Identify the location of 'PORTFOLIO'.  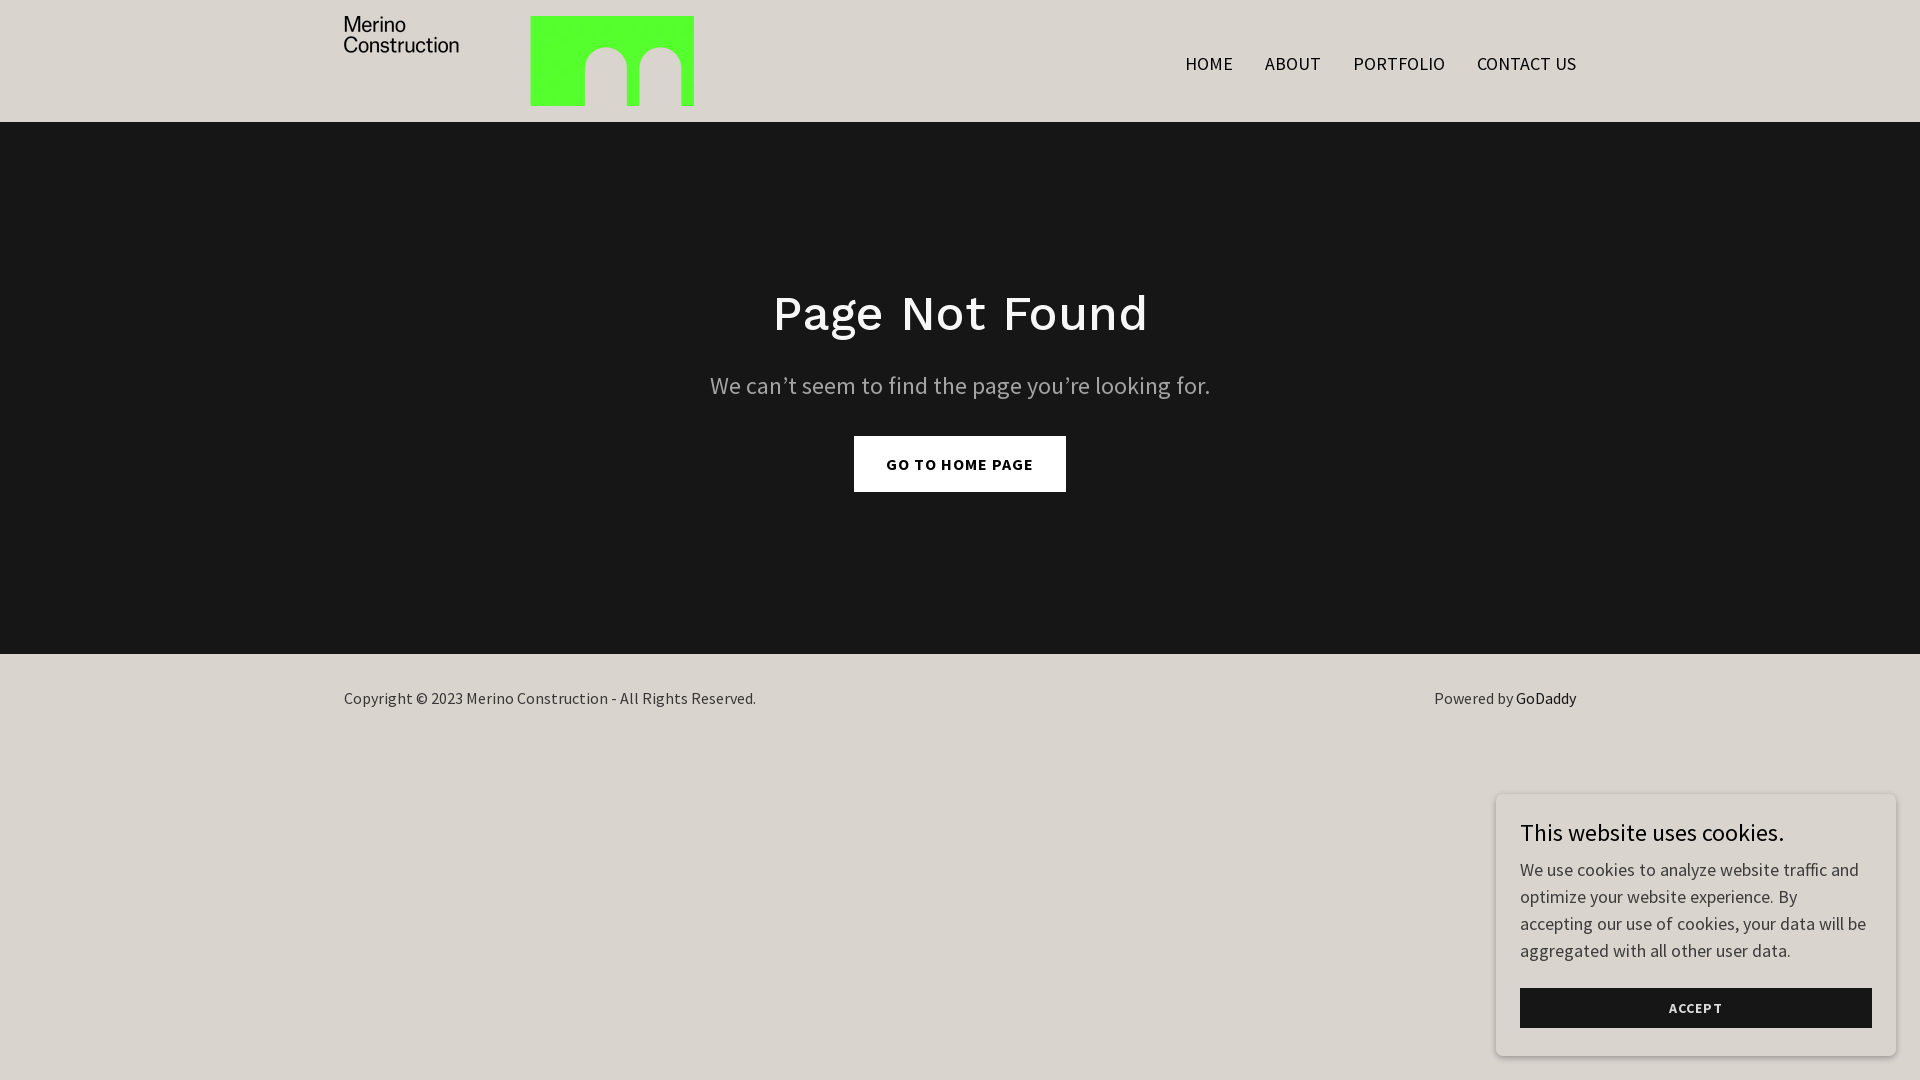
(1397, 63).